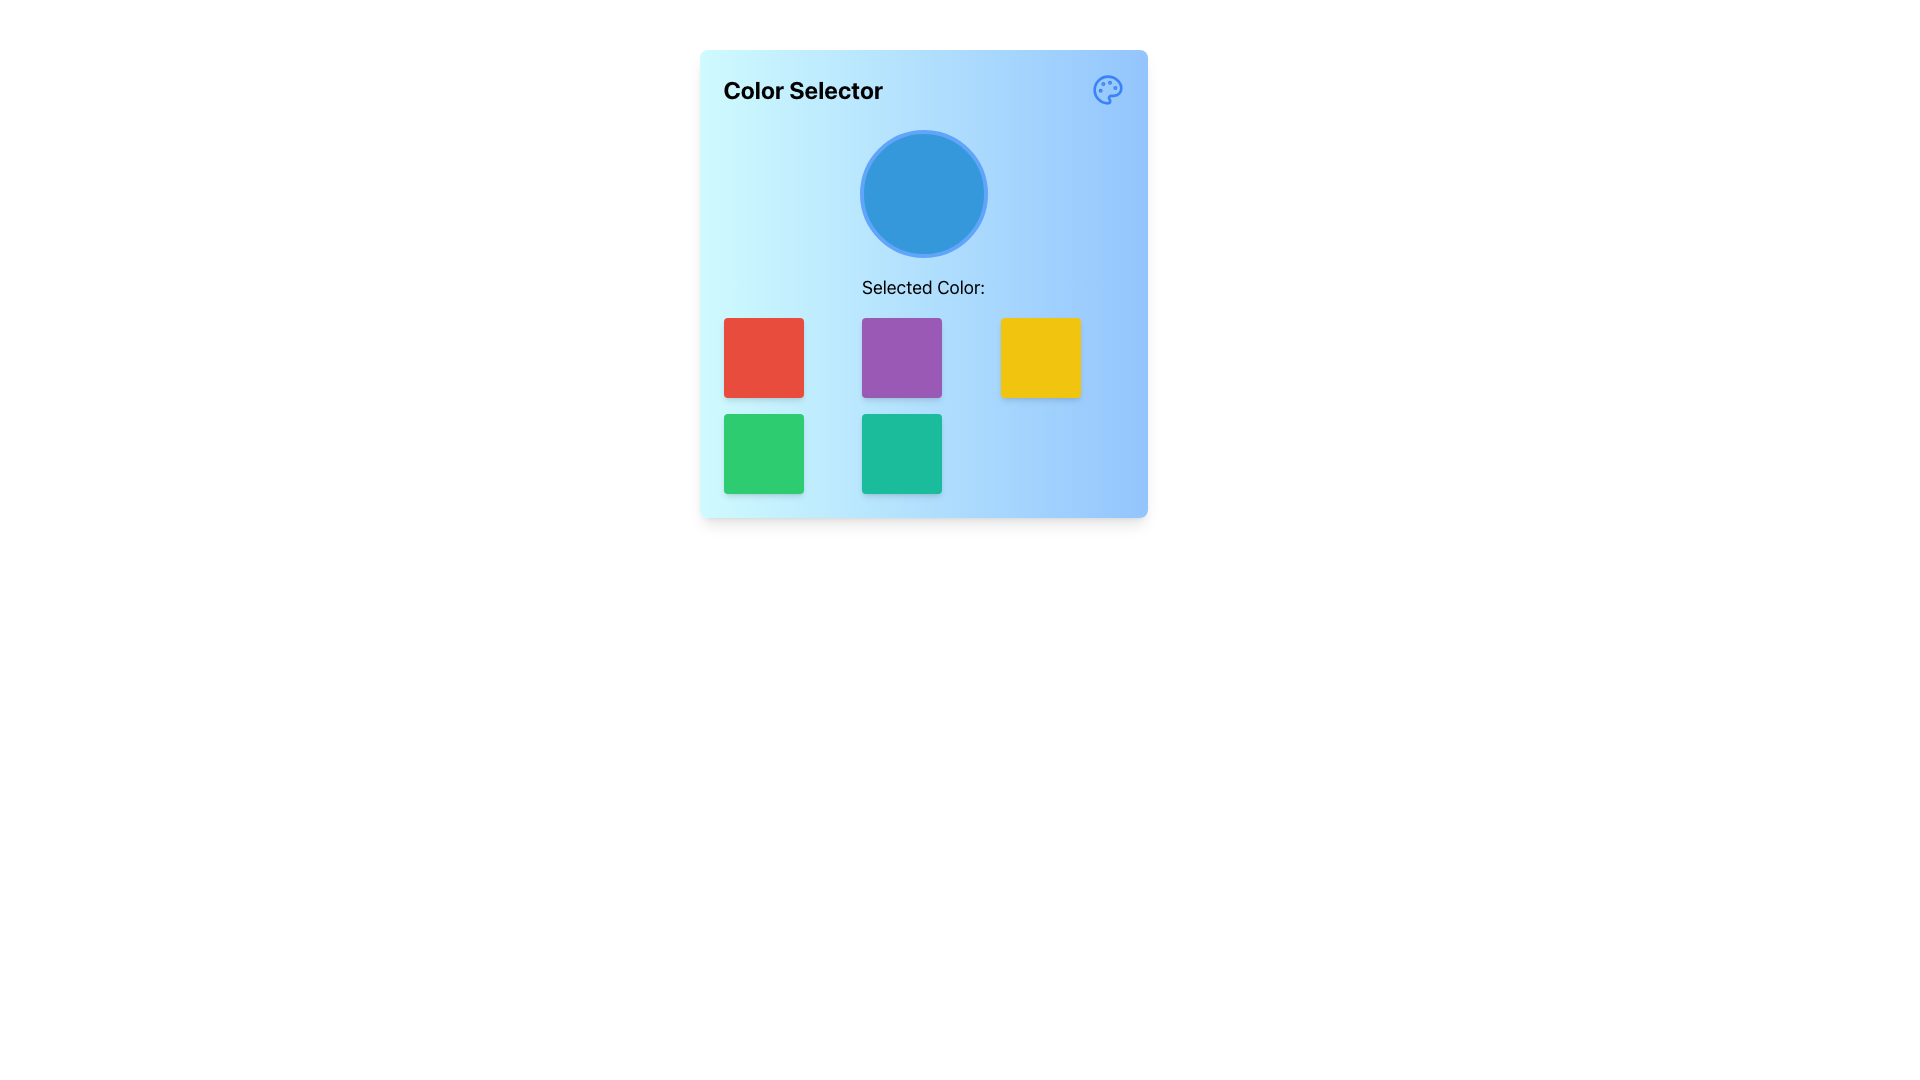 The image size is (1920, 1080). I want to click on the teal colored square selector located in the Color Selector interface, specifically the fifth square in the grid layout, so click(921, 454).